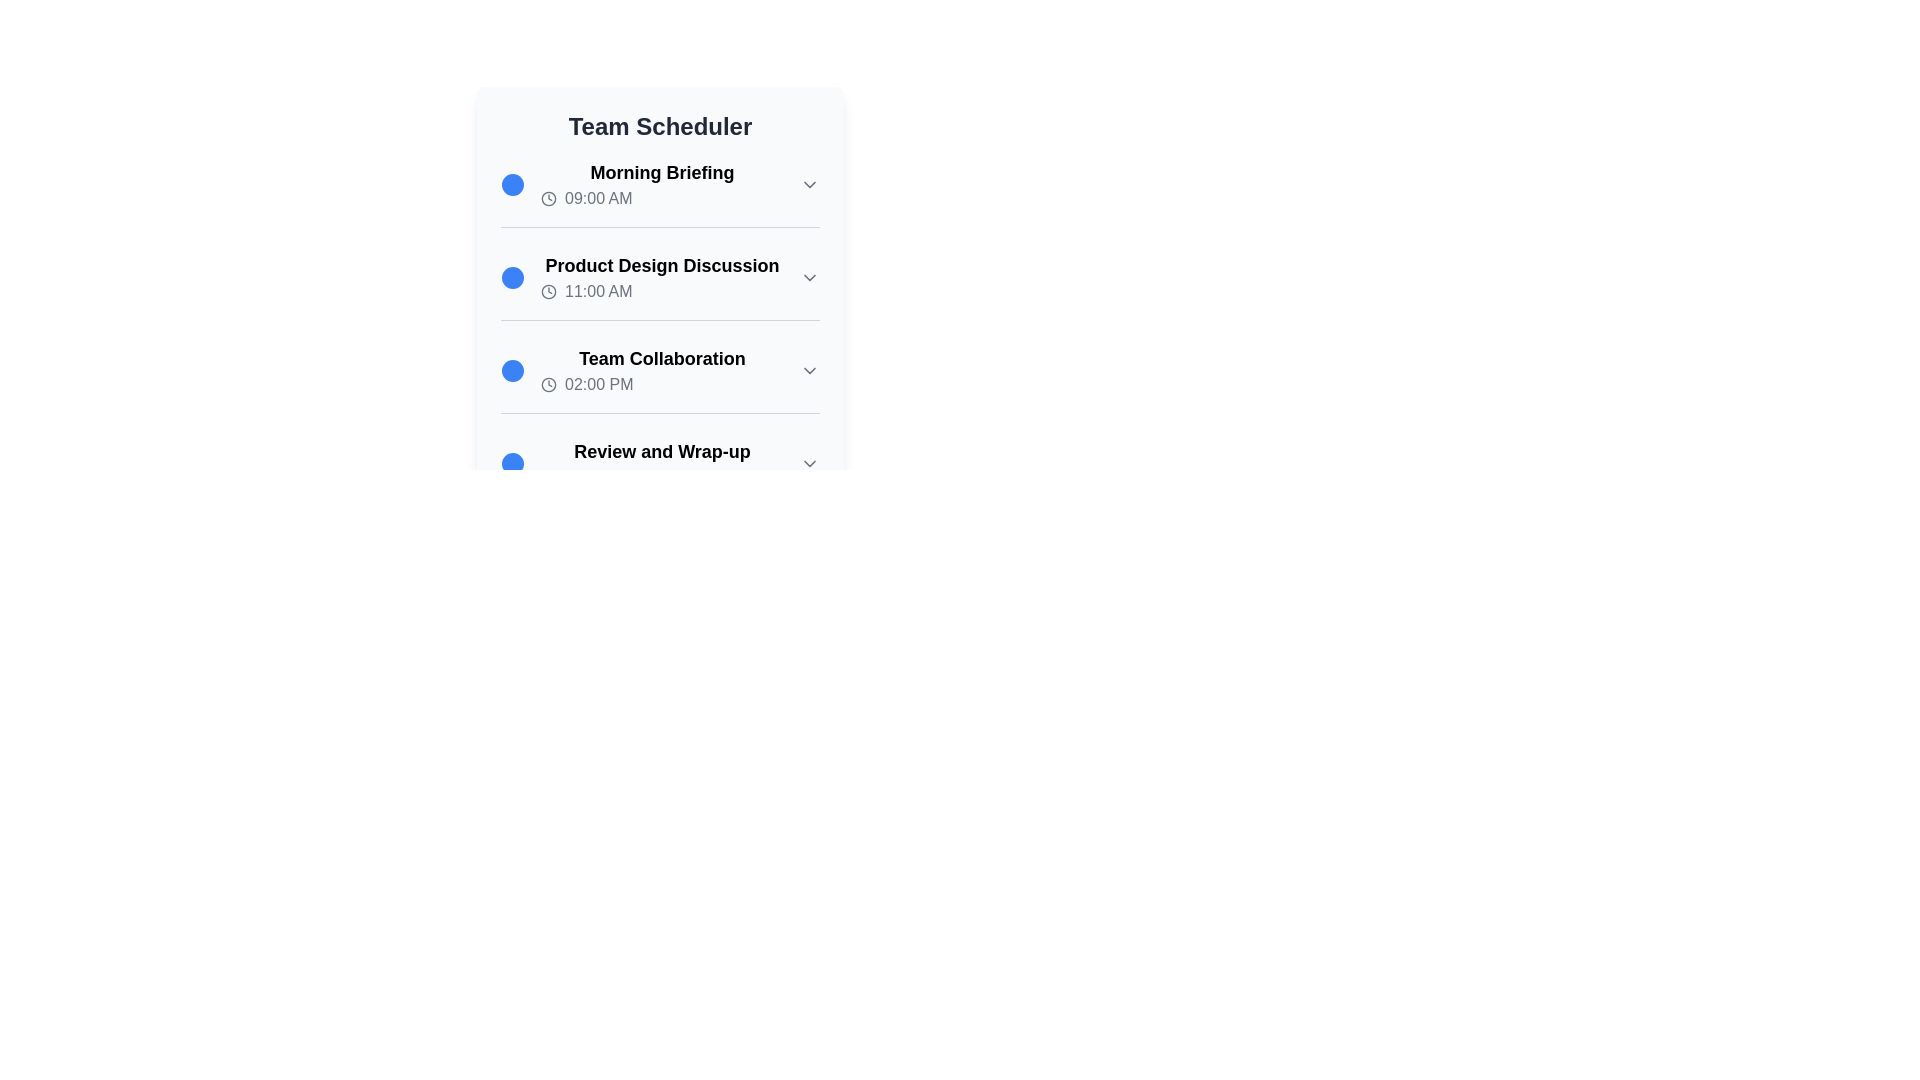  Describe the element at coordinates (660, 472) in the screenshot. I see `event name 'Review and Wrap-up' and its start time '04:30 PM' from the schedule item located in the 'Team Scheduler' list, which is the fourth item down` at that location.